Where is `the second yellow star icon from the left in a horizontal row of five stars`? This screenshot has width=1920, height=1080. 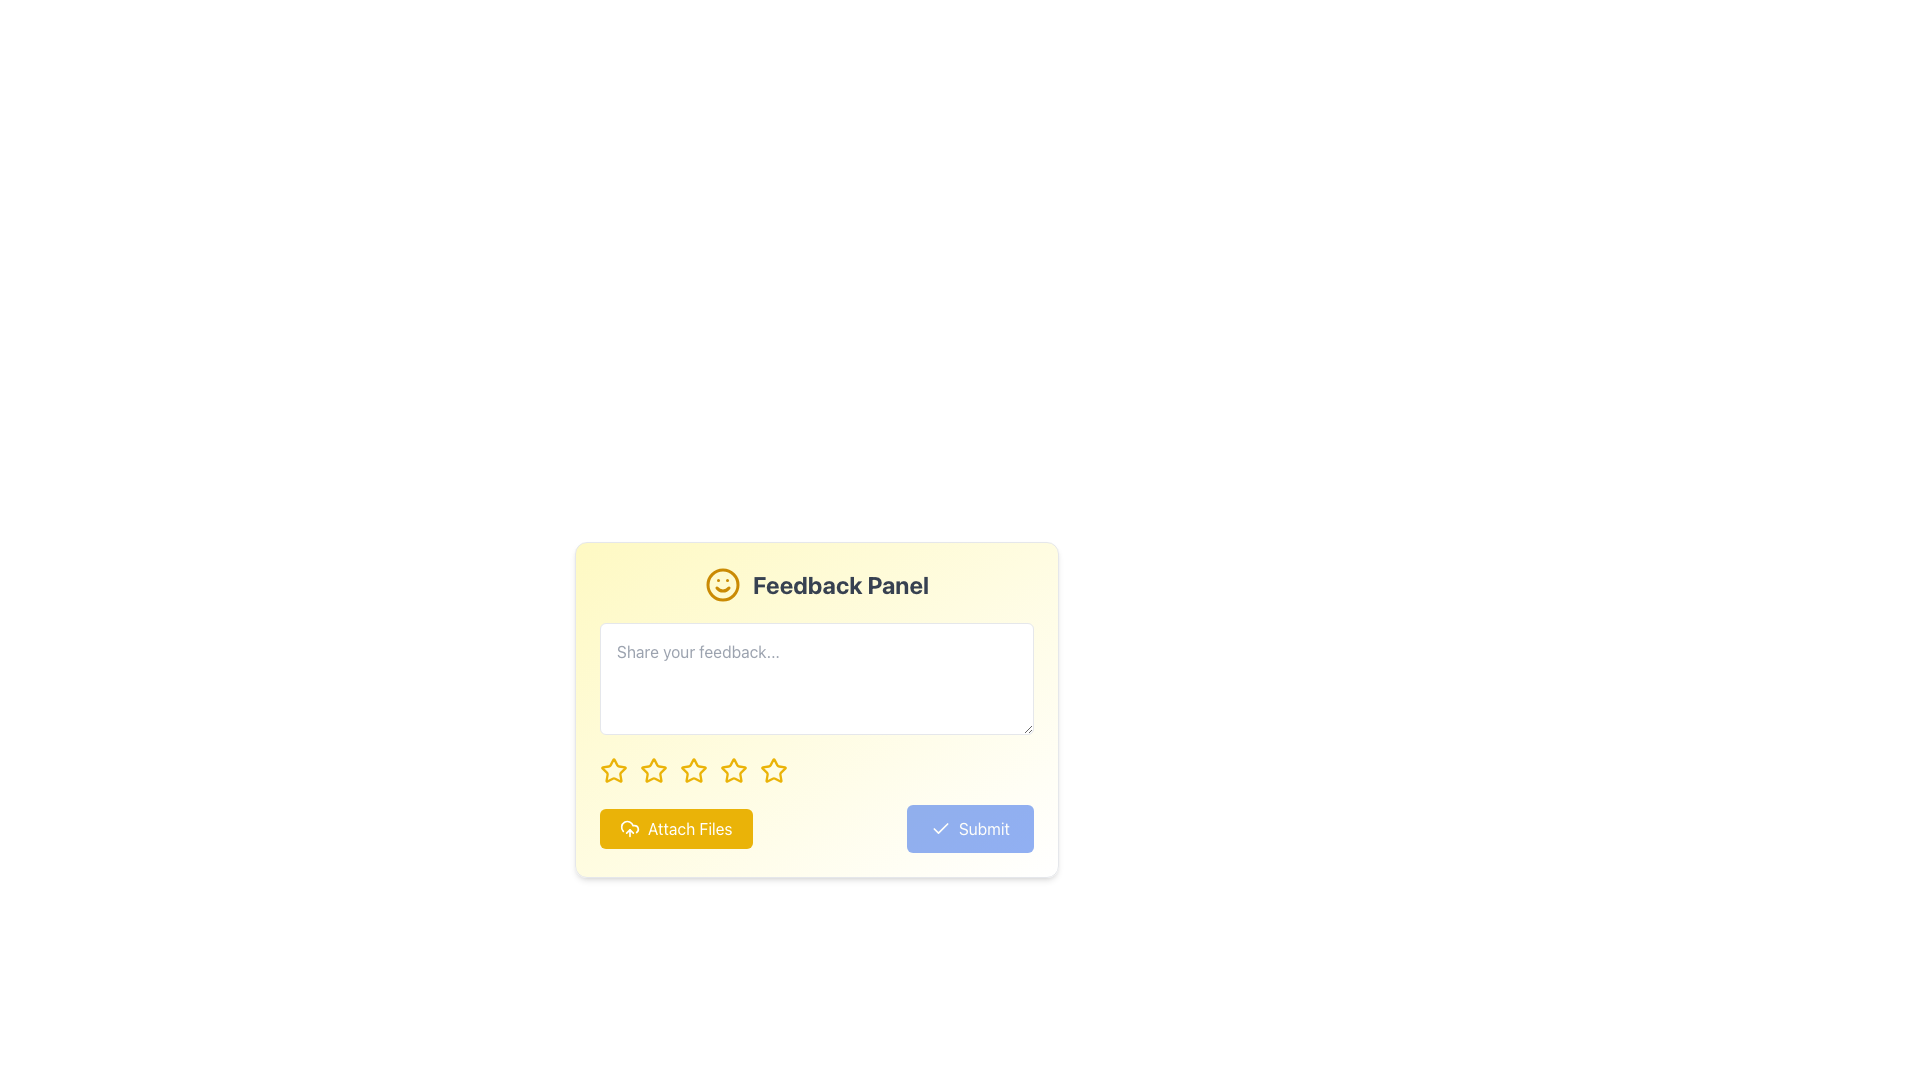
the second yellow star icon from the left in a horizontal row of five stars is located at coordinates (652, 769).